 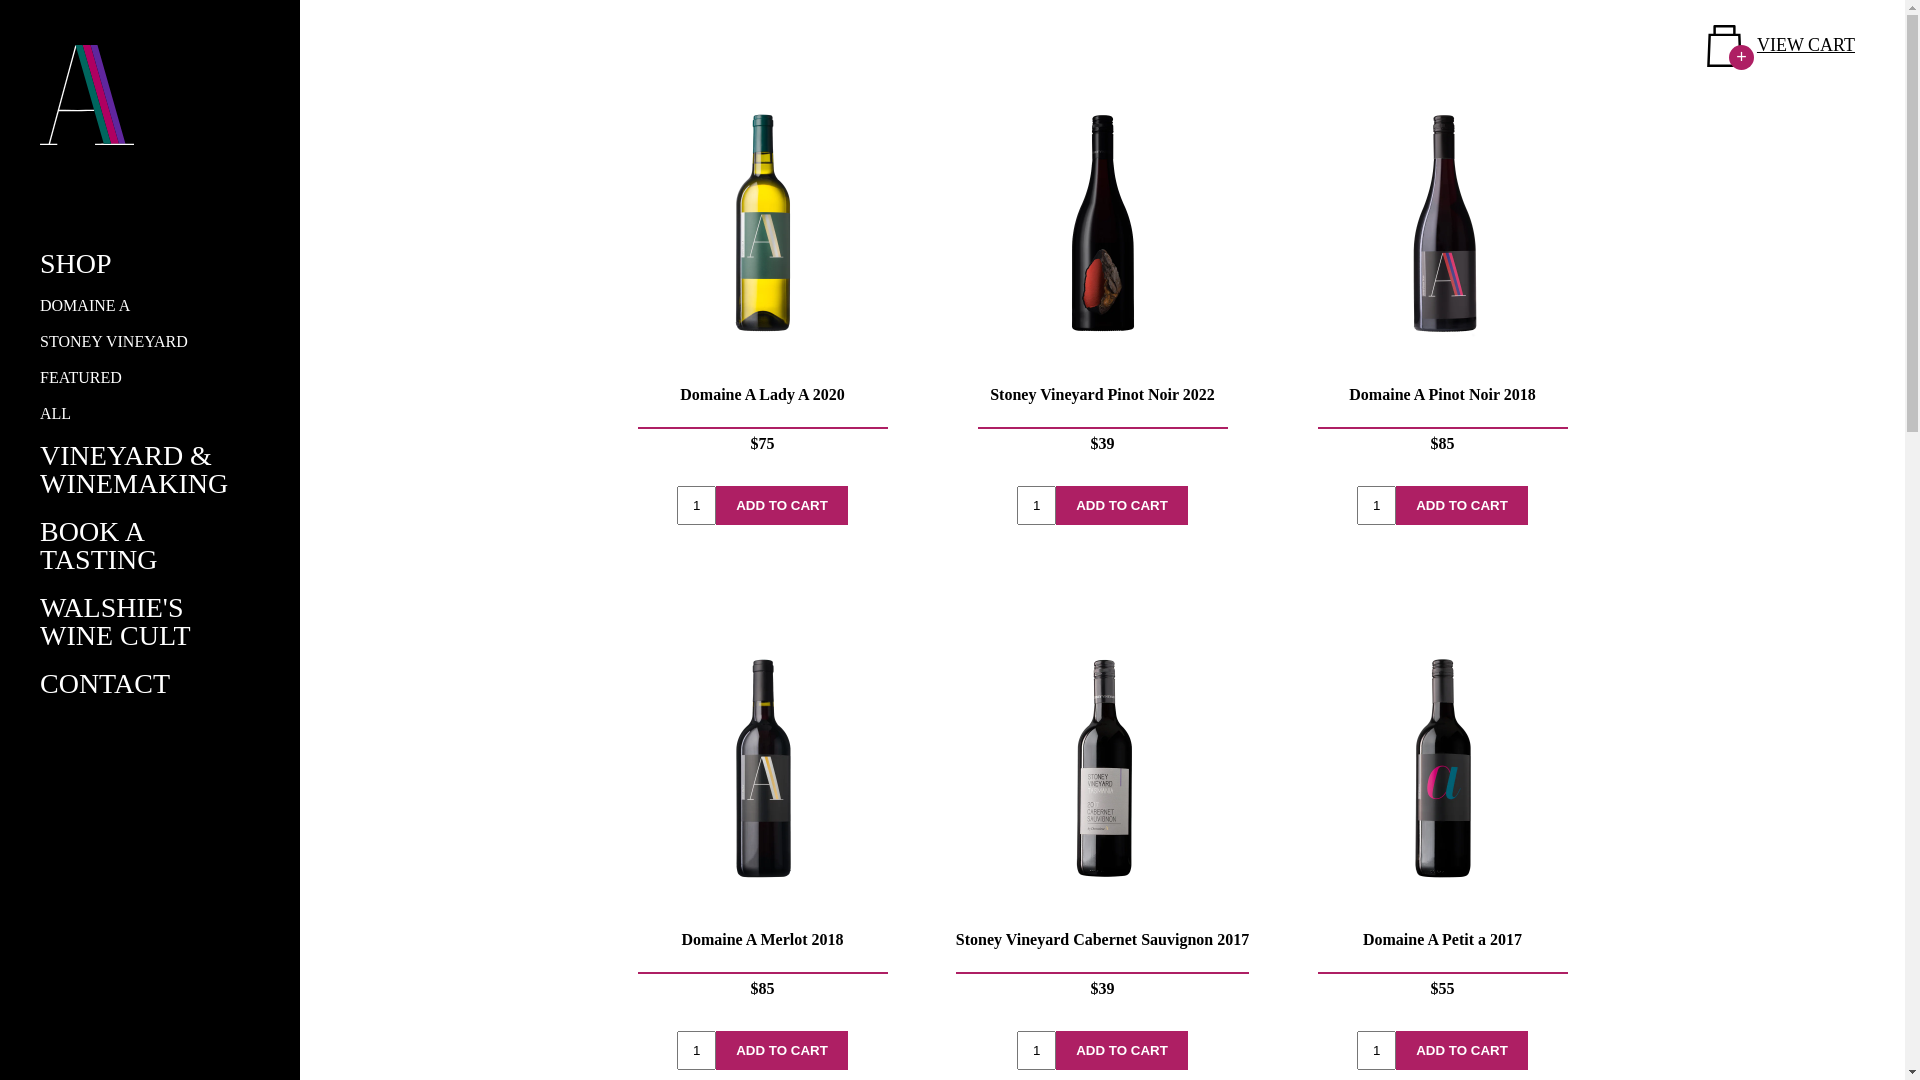 What do you see at coordinates (1441, 822) in the screenshot?
I see `'Domaine A Petit a 2017` at bounding box center [1441, 822].